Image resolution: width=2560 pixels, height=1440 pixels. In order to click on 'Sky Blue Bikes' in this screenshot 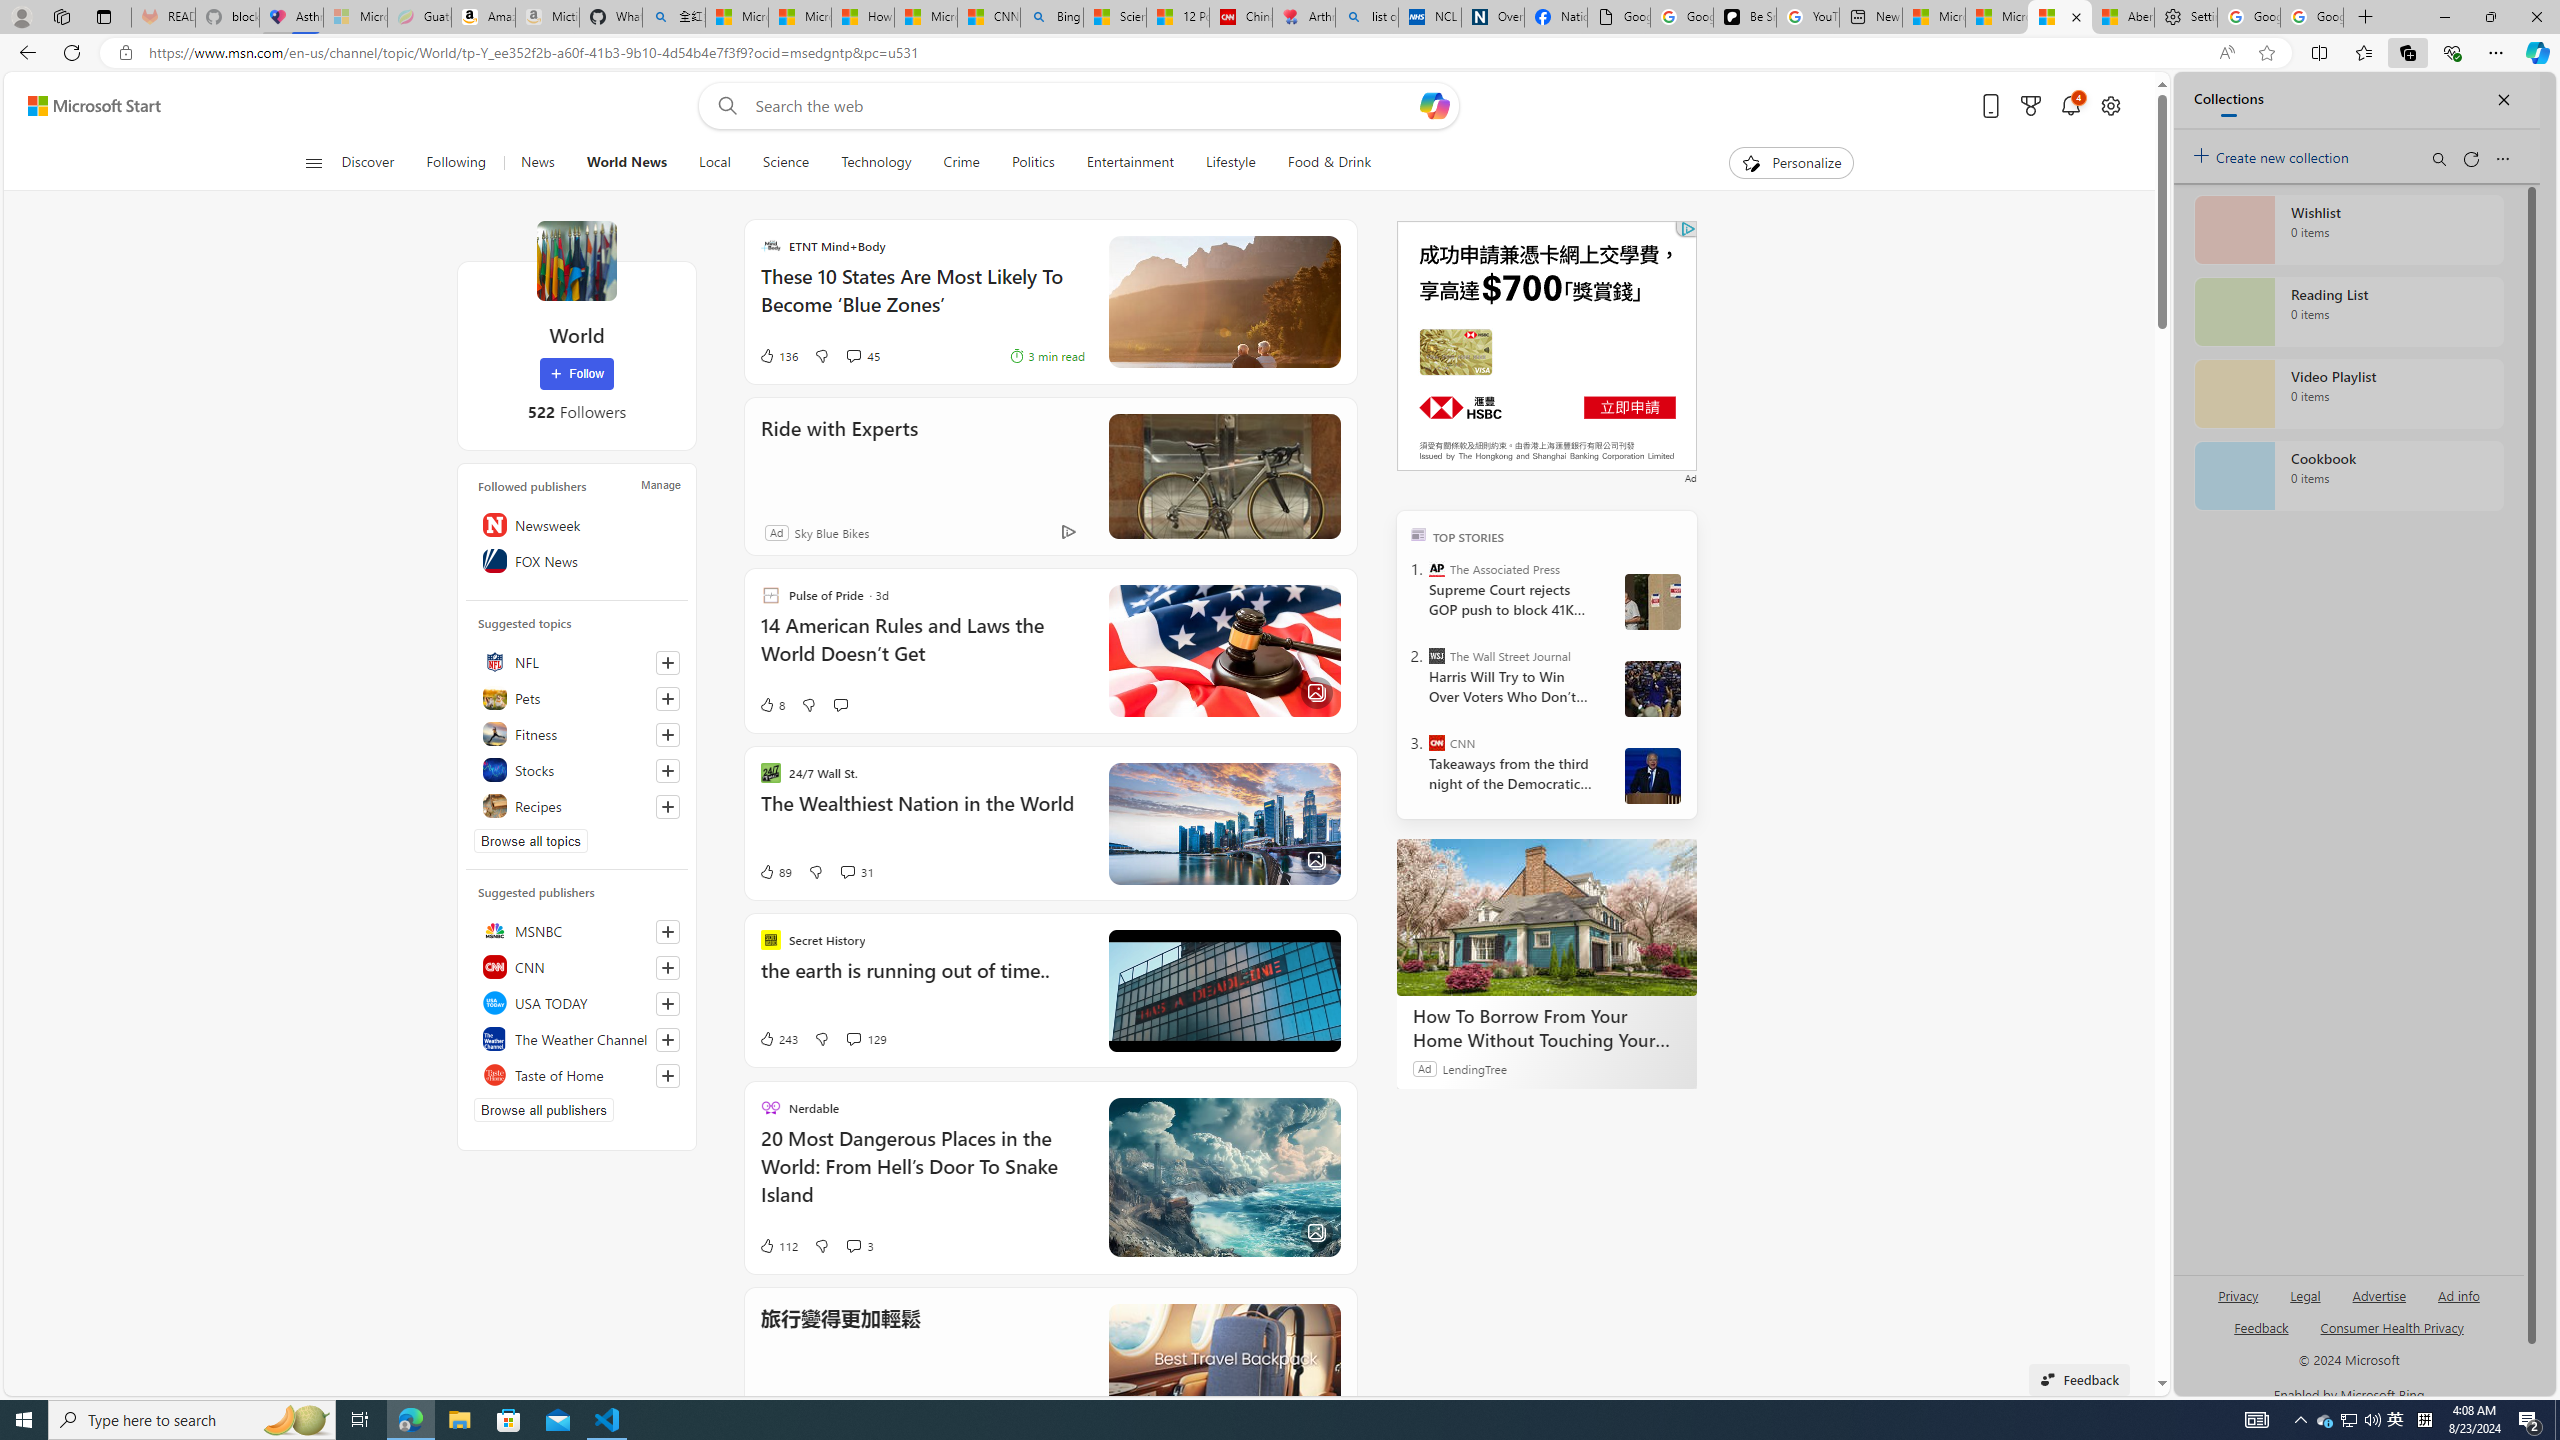, I will do `click(829, 532)`.